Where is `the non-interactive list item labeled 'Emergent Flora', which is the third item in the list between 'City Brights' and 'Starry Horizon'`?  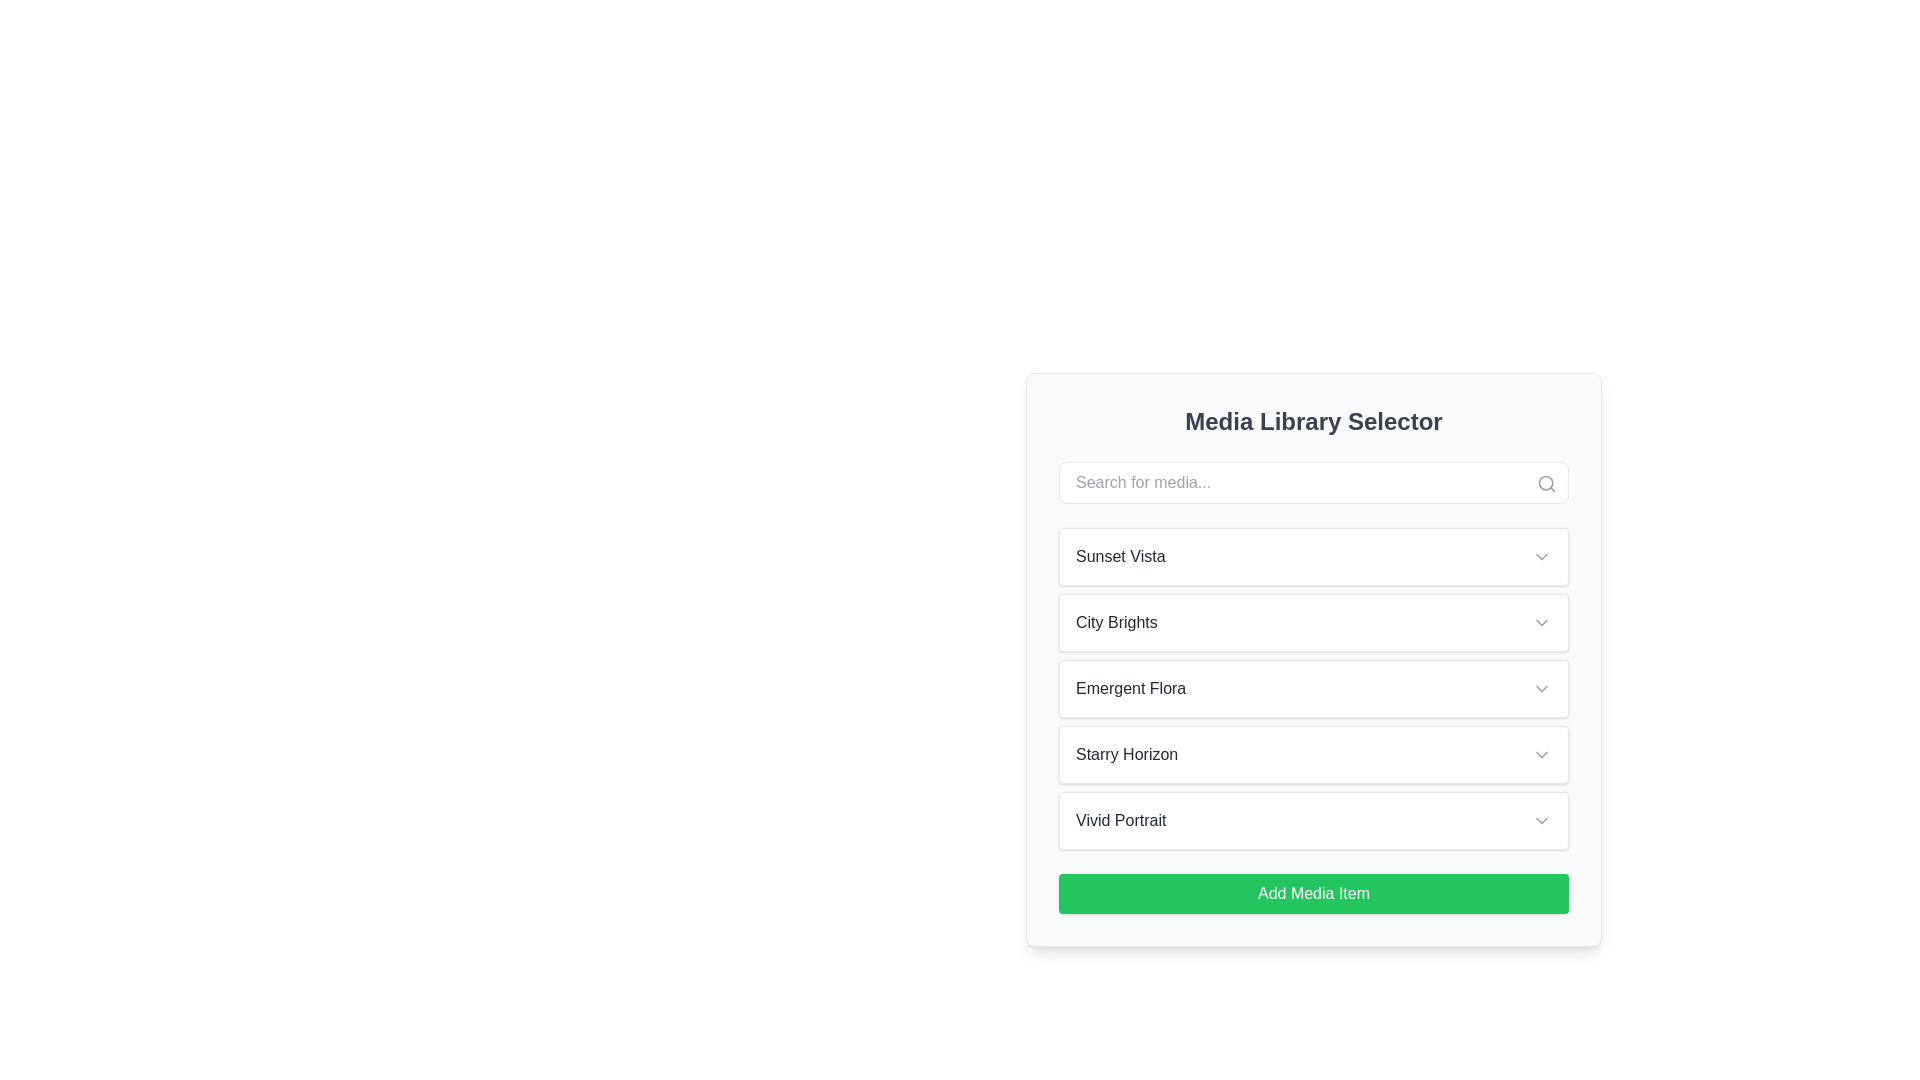 the non-interactive list item labeled 'Emergent Flora', which is the third item in the list between 'City Brights' and 'Starry Horizon' is located at coordinates (1314, 688).